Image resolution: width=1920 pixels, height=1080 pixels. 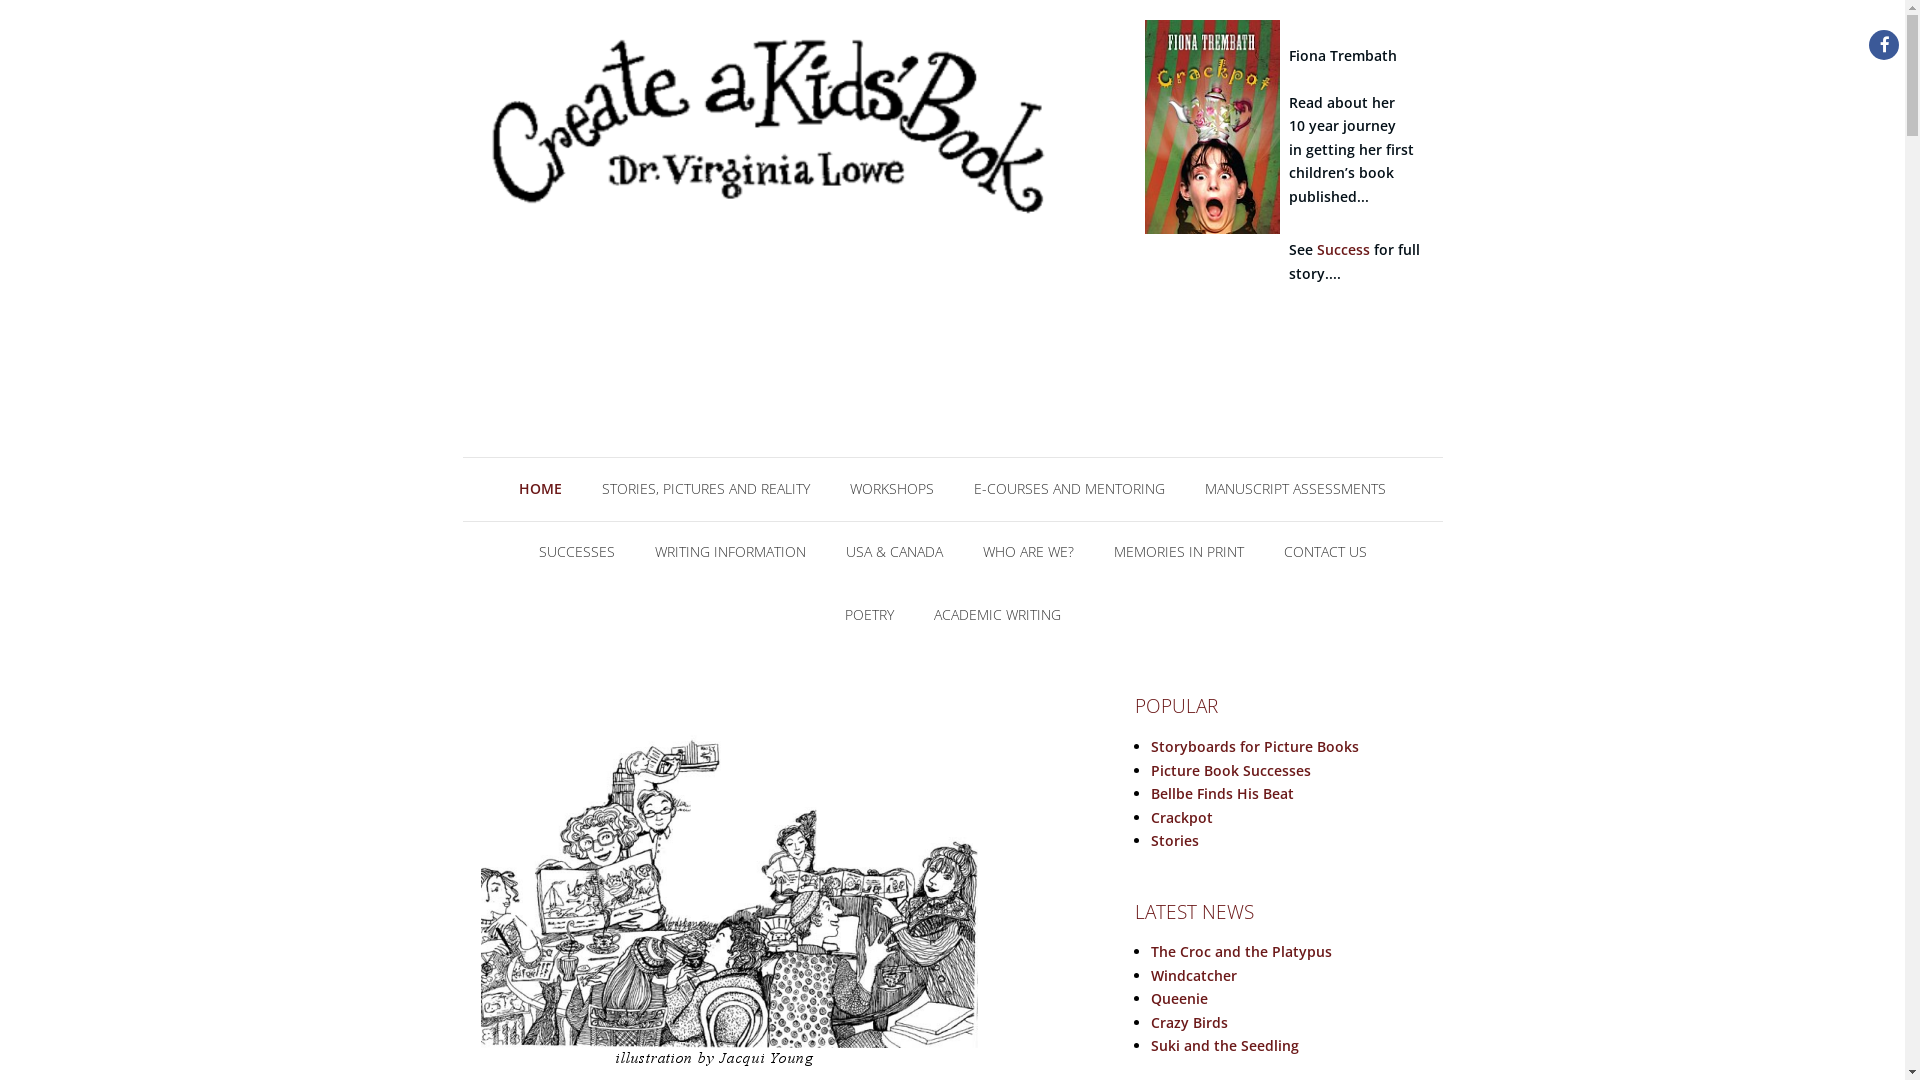 What do you see at coordinates (1179, 549) in the screenshot?
I see `'MEMORIES IN PRINT'` at bounding box center [1179, 549].